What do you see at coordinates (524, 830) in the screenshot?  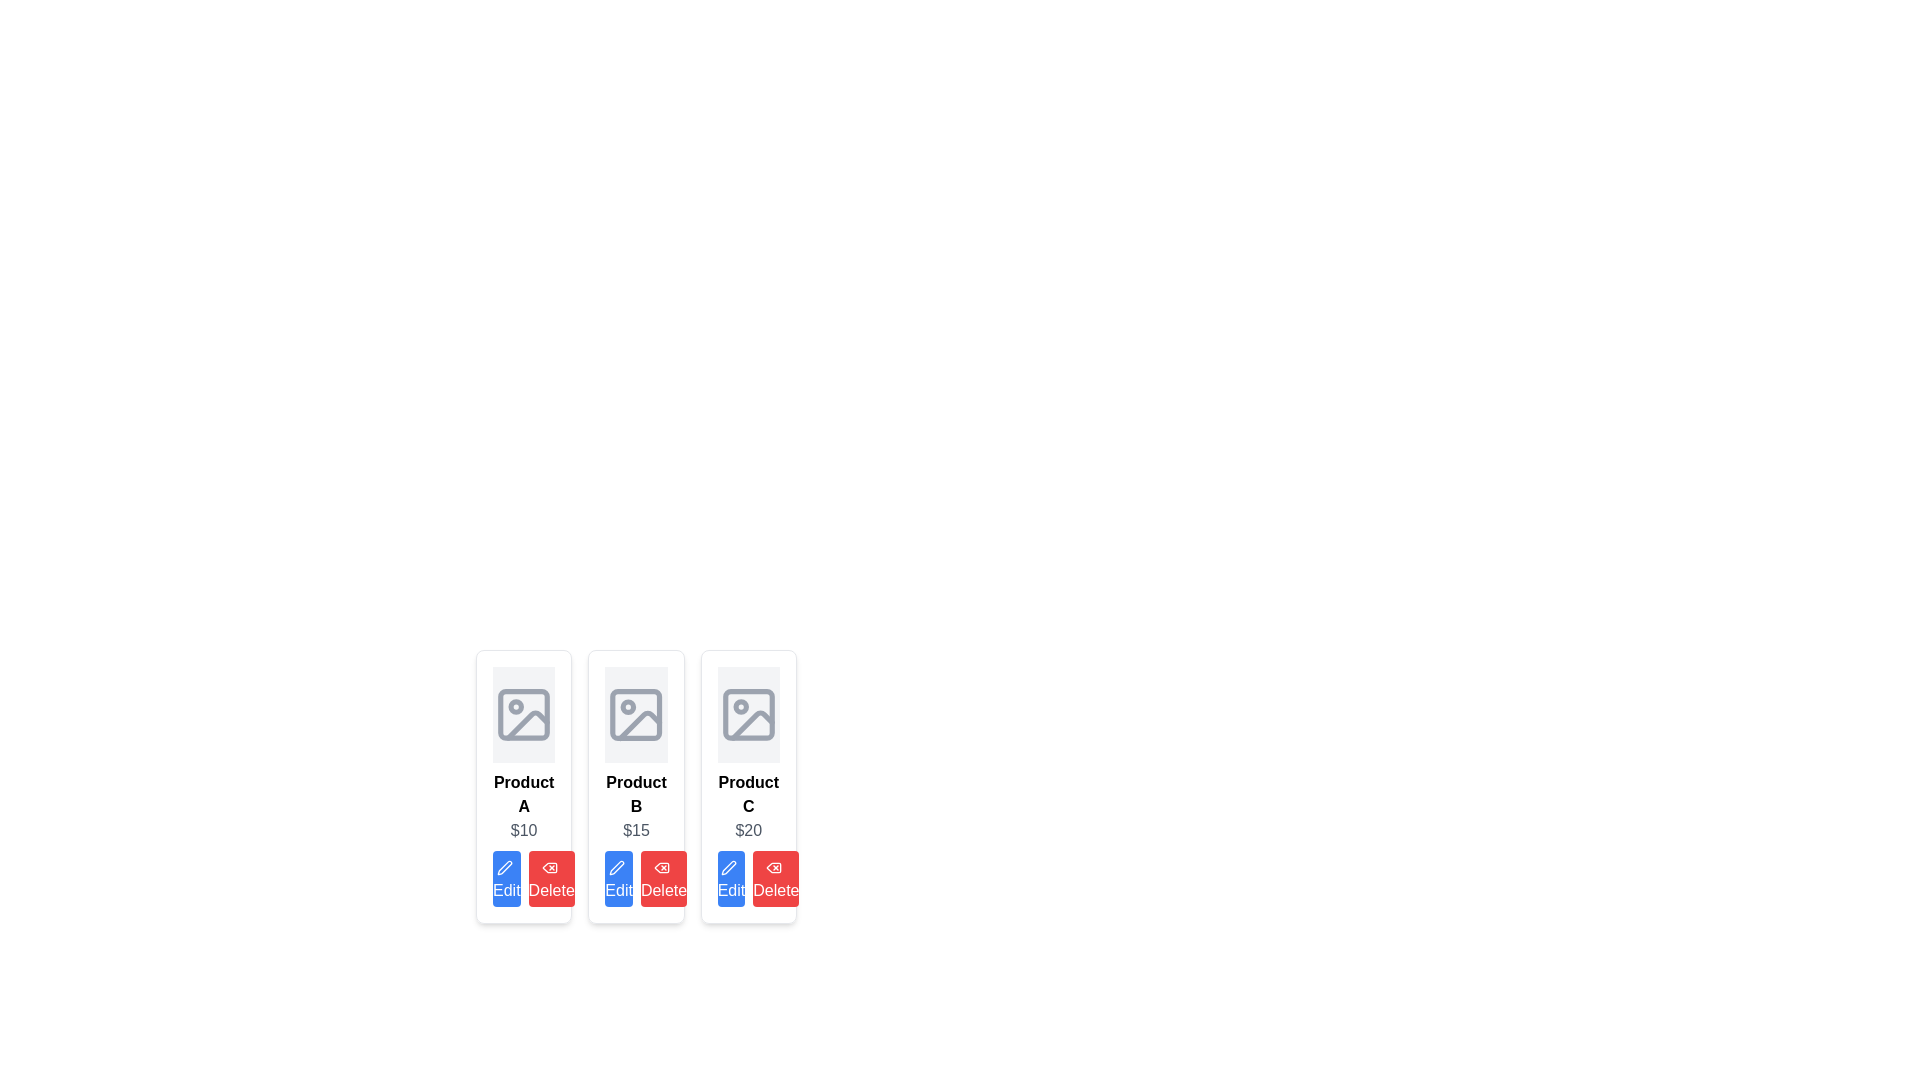 I see `the Text label that indicates the price associated with 'Product A', which is located below the product title and above the action buttons` at bounding box center [524, 830].